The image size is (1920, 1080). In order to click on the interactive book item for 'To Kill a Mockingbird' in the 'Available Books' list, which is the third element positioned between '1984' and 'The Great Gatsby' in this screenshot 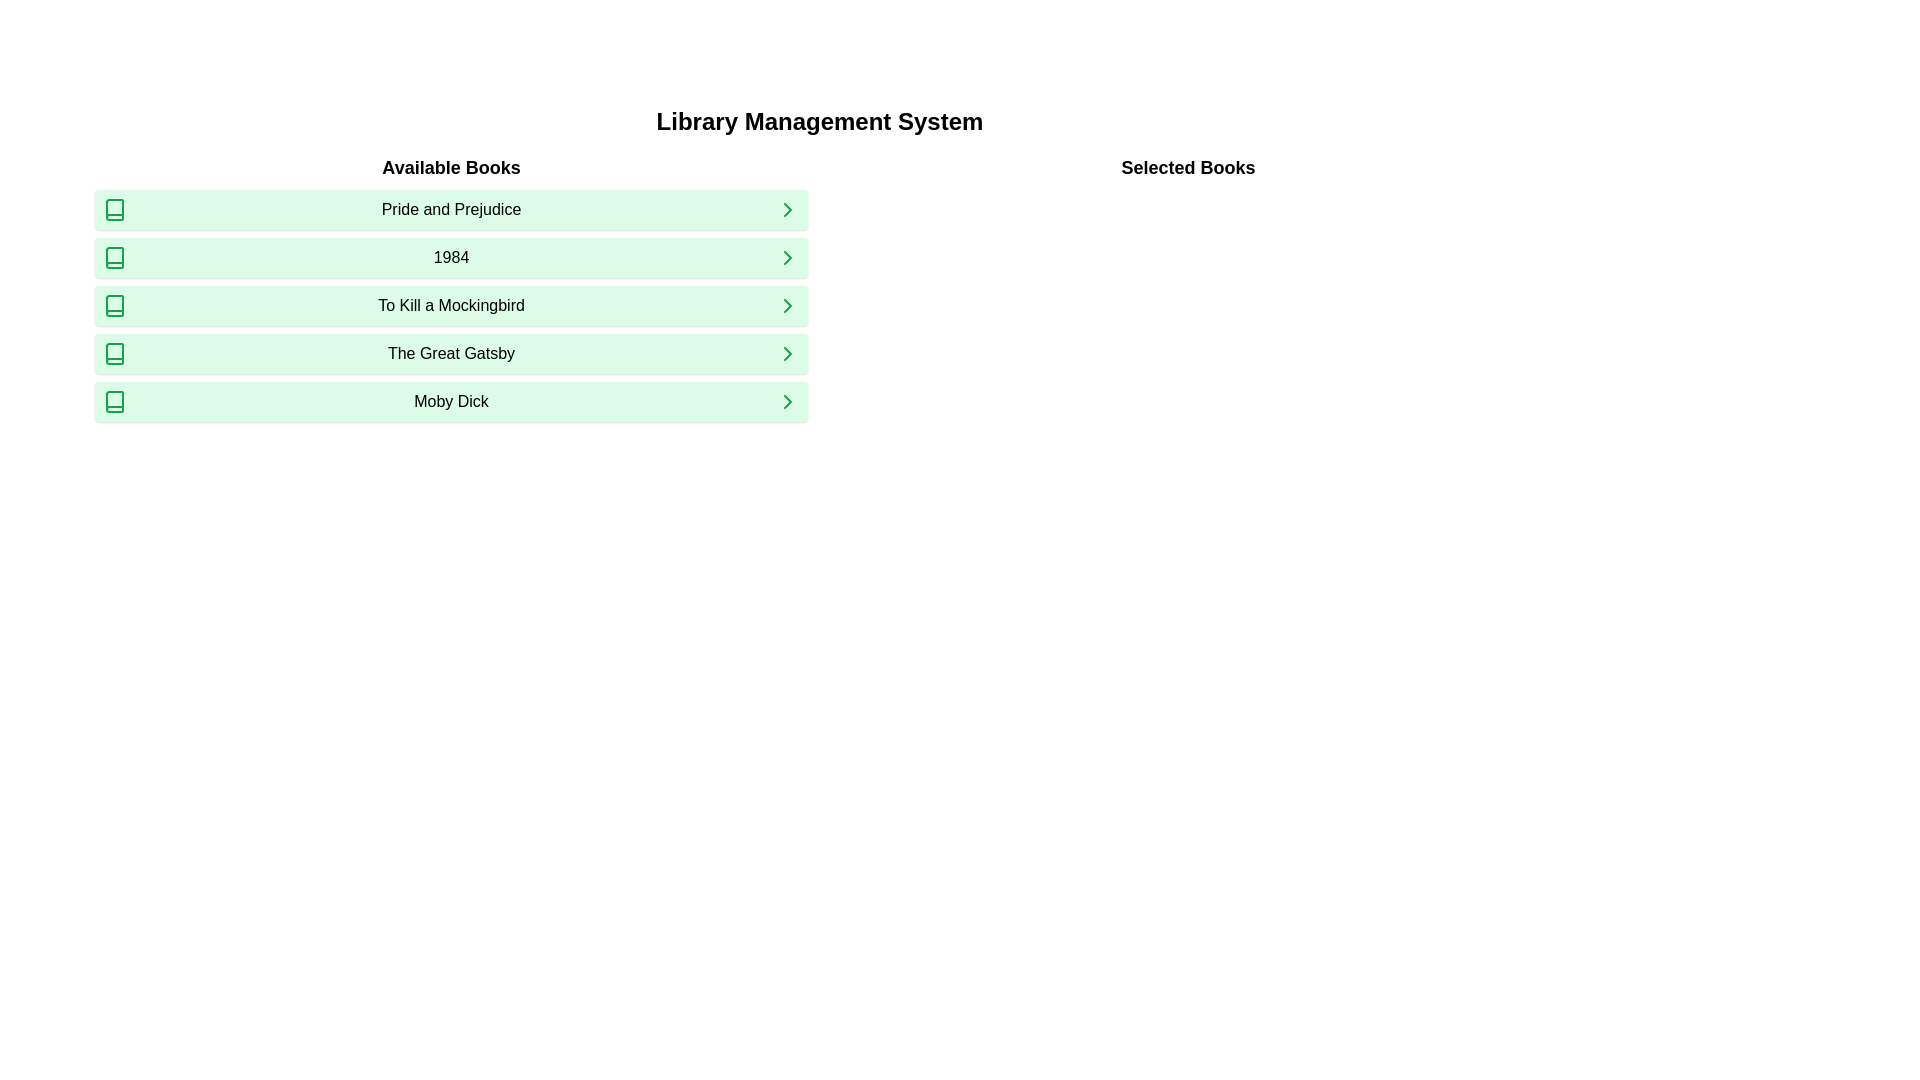, I will do `click(450, 305)`.